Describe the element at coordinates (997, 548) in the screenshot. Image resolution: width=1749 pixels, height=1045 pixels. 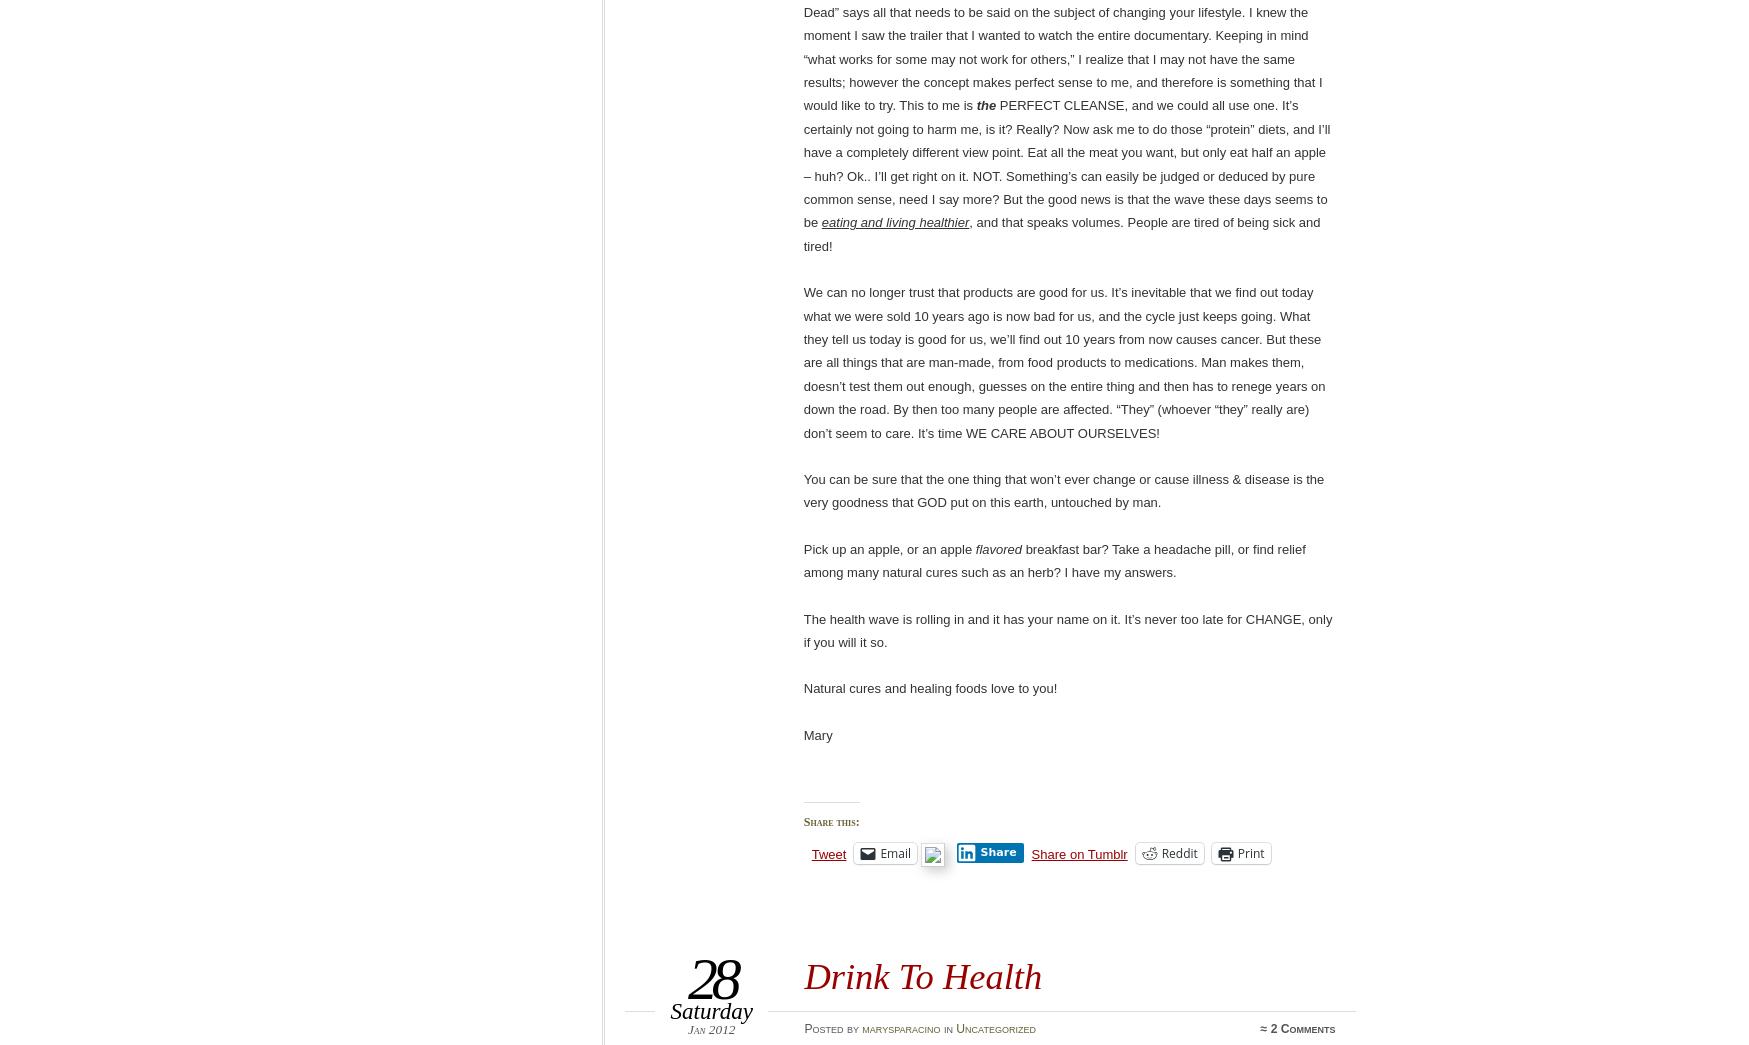
I see `'flavored'` at that location.